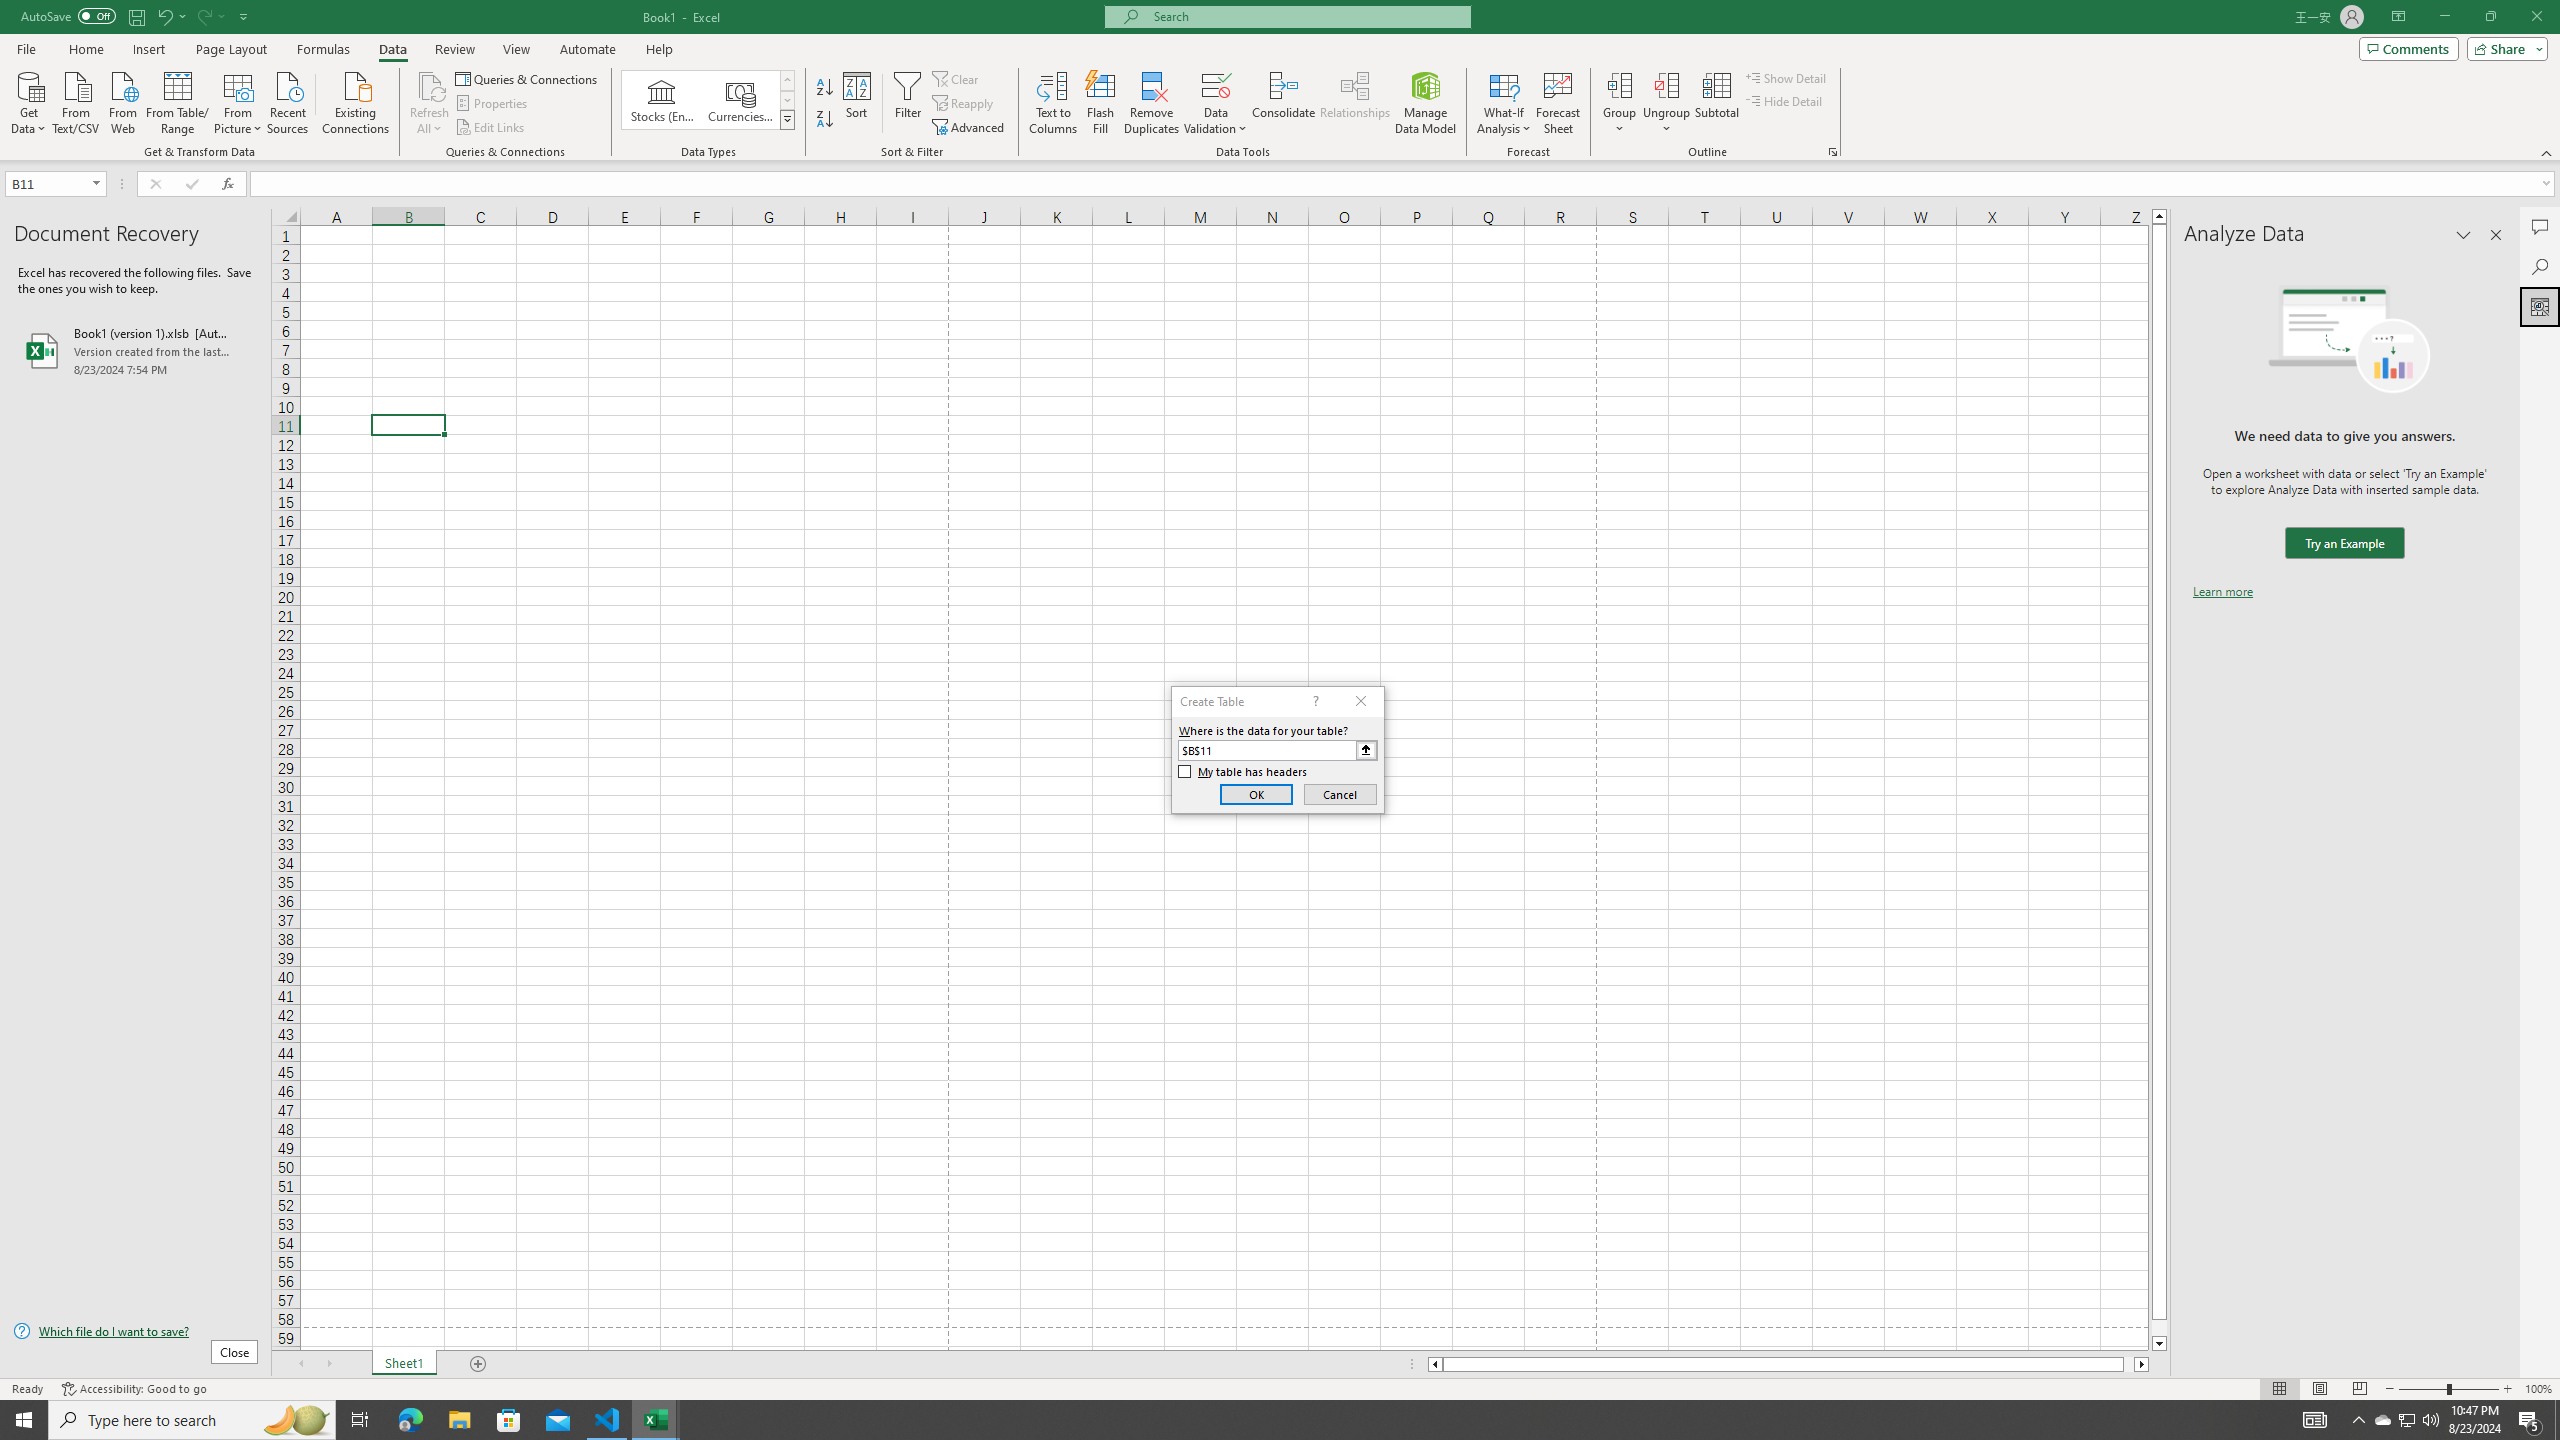 Image resolution: width=2560 pixels, height=1440 pixels. What do you see at coordinates (2507, 1389) in the screenshot?
I see `'Zoom In'` at bounding box center [2507, 1389].